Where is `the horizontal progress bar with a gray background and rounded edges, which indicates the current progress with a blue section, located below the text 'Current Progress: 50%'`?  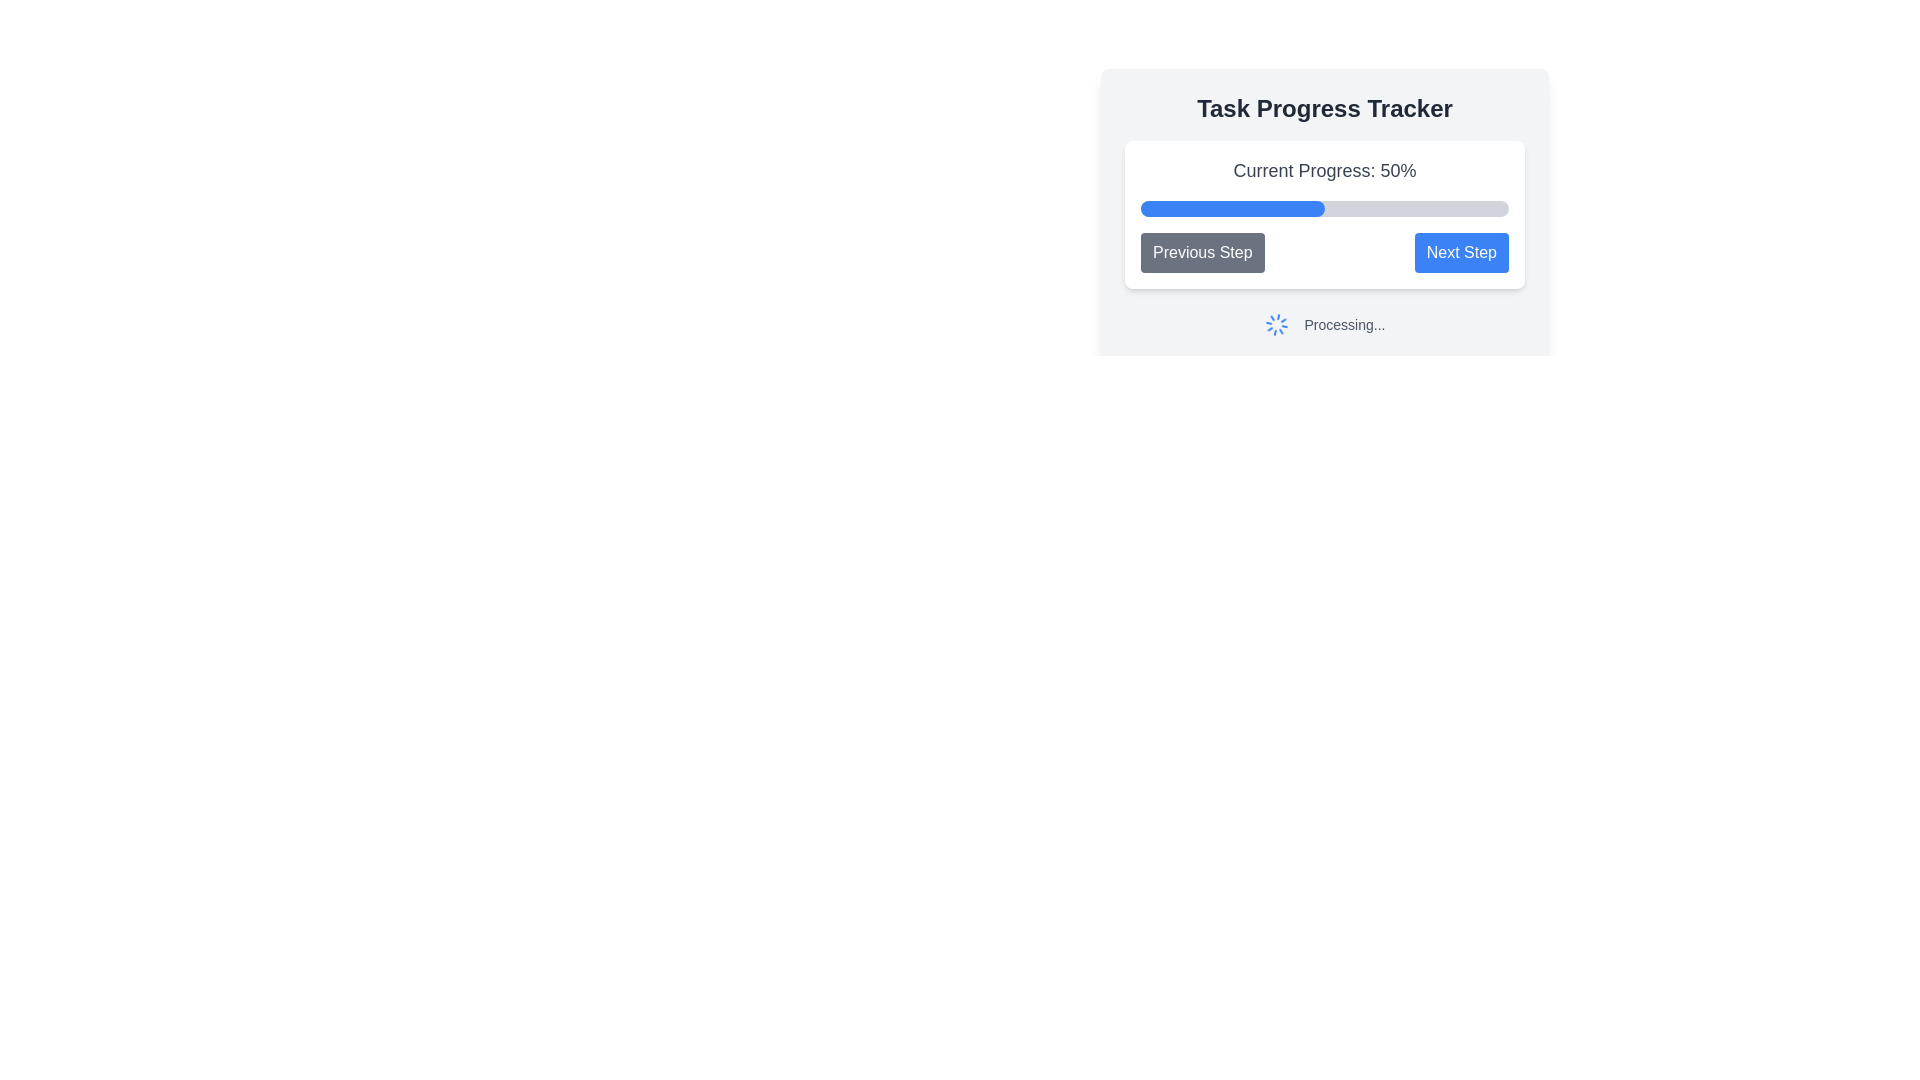
the horizontal progress bar with a gray background and rounded edges, which indicates the current progress with a blue section, located below the text 'Current Progress: 50%' is located at coordinates (1324, 208).